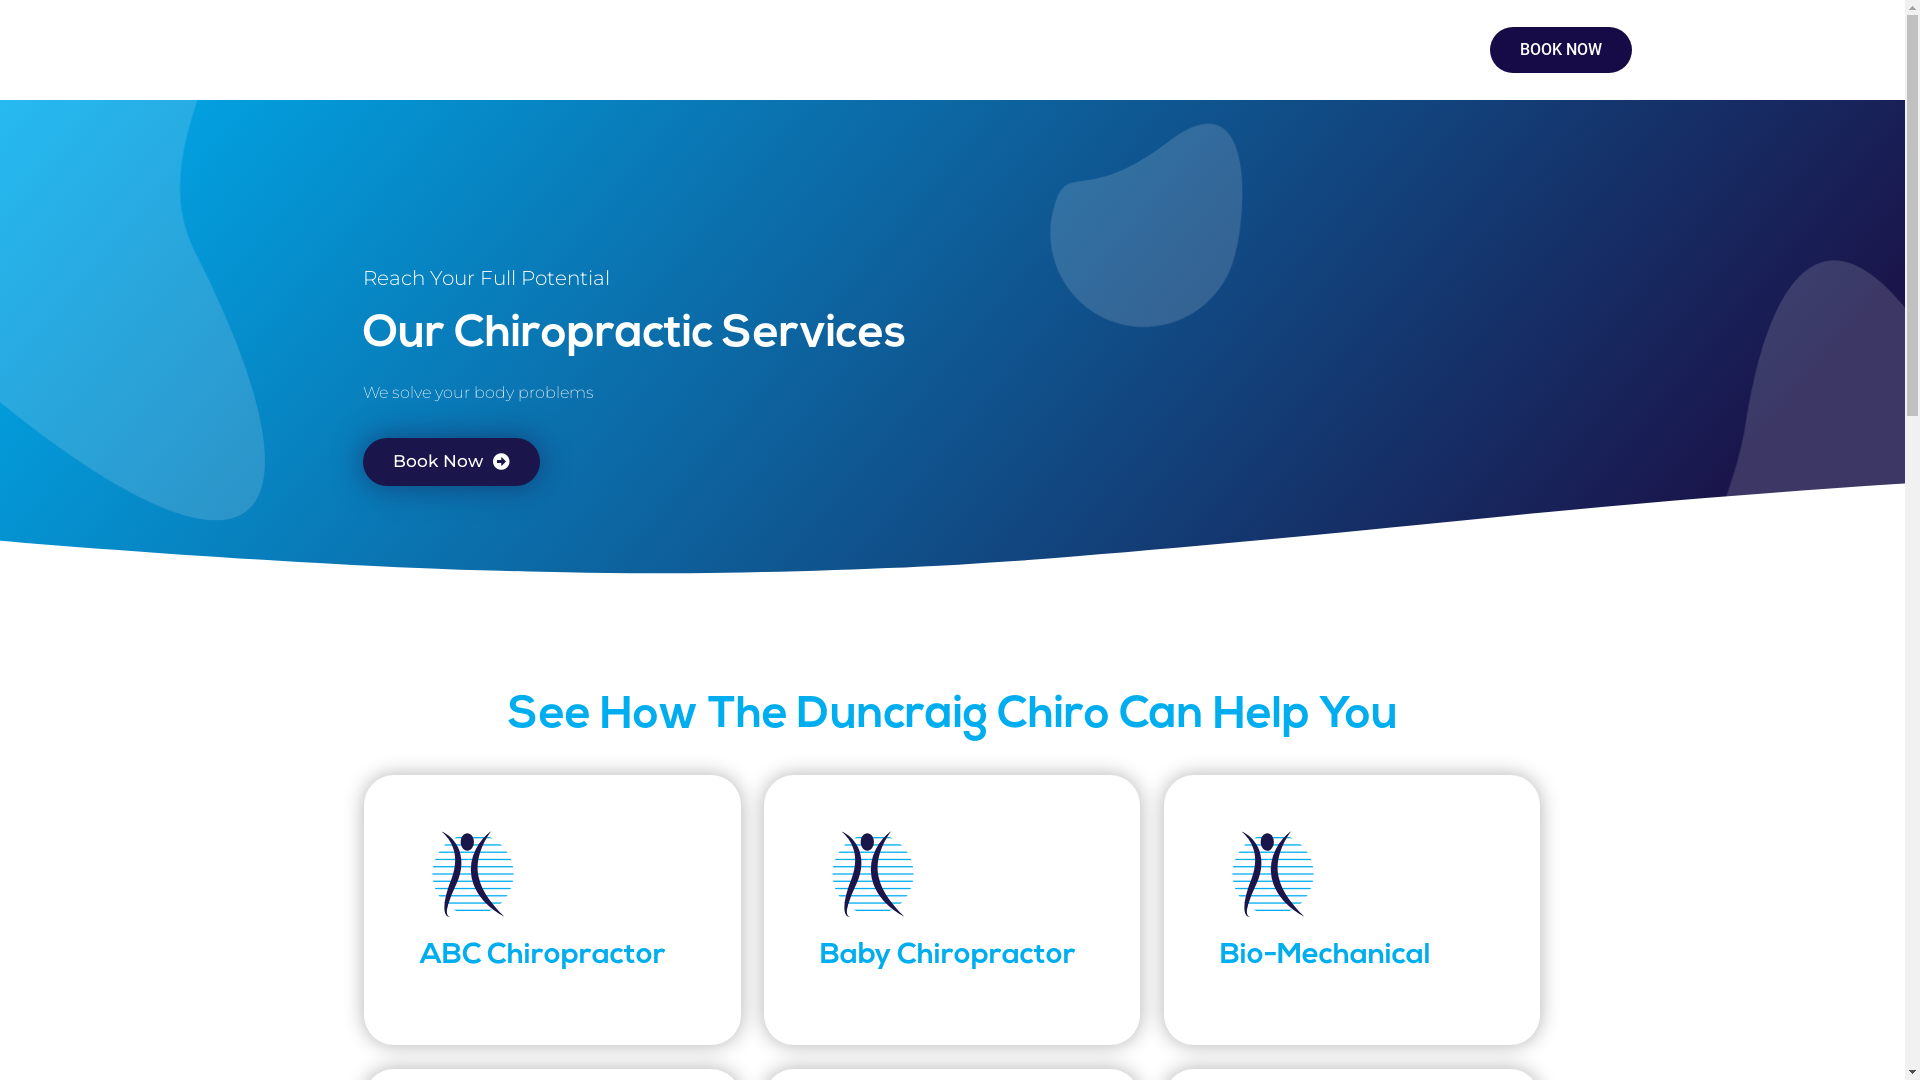 This screenshot has width=1920, height=1080. What do you see at coordinates (449, 462) in the screenshot?
I see `'Book Now'` at bounding box center [449, 462].